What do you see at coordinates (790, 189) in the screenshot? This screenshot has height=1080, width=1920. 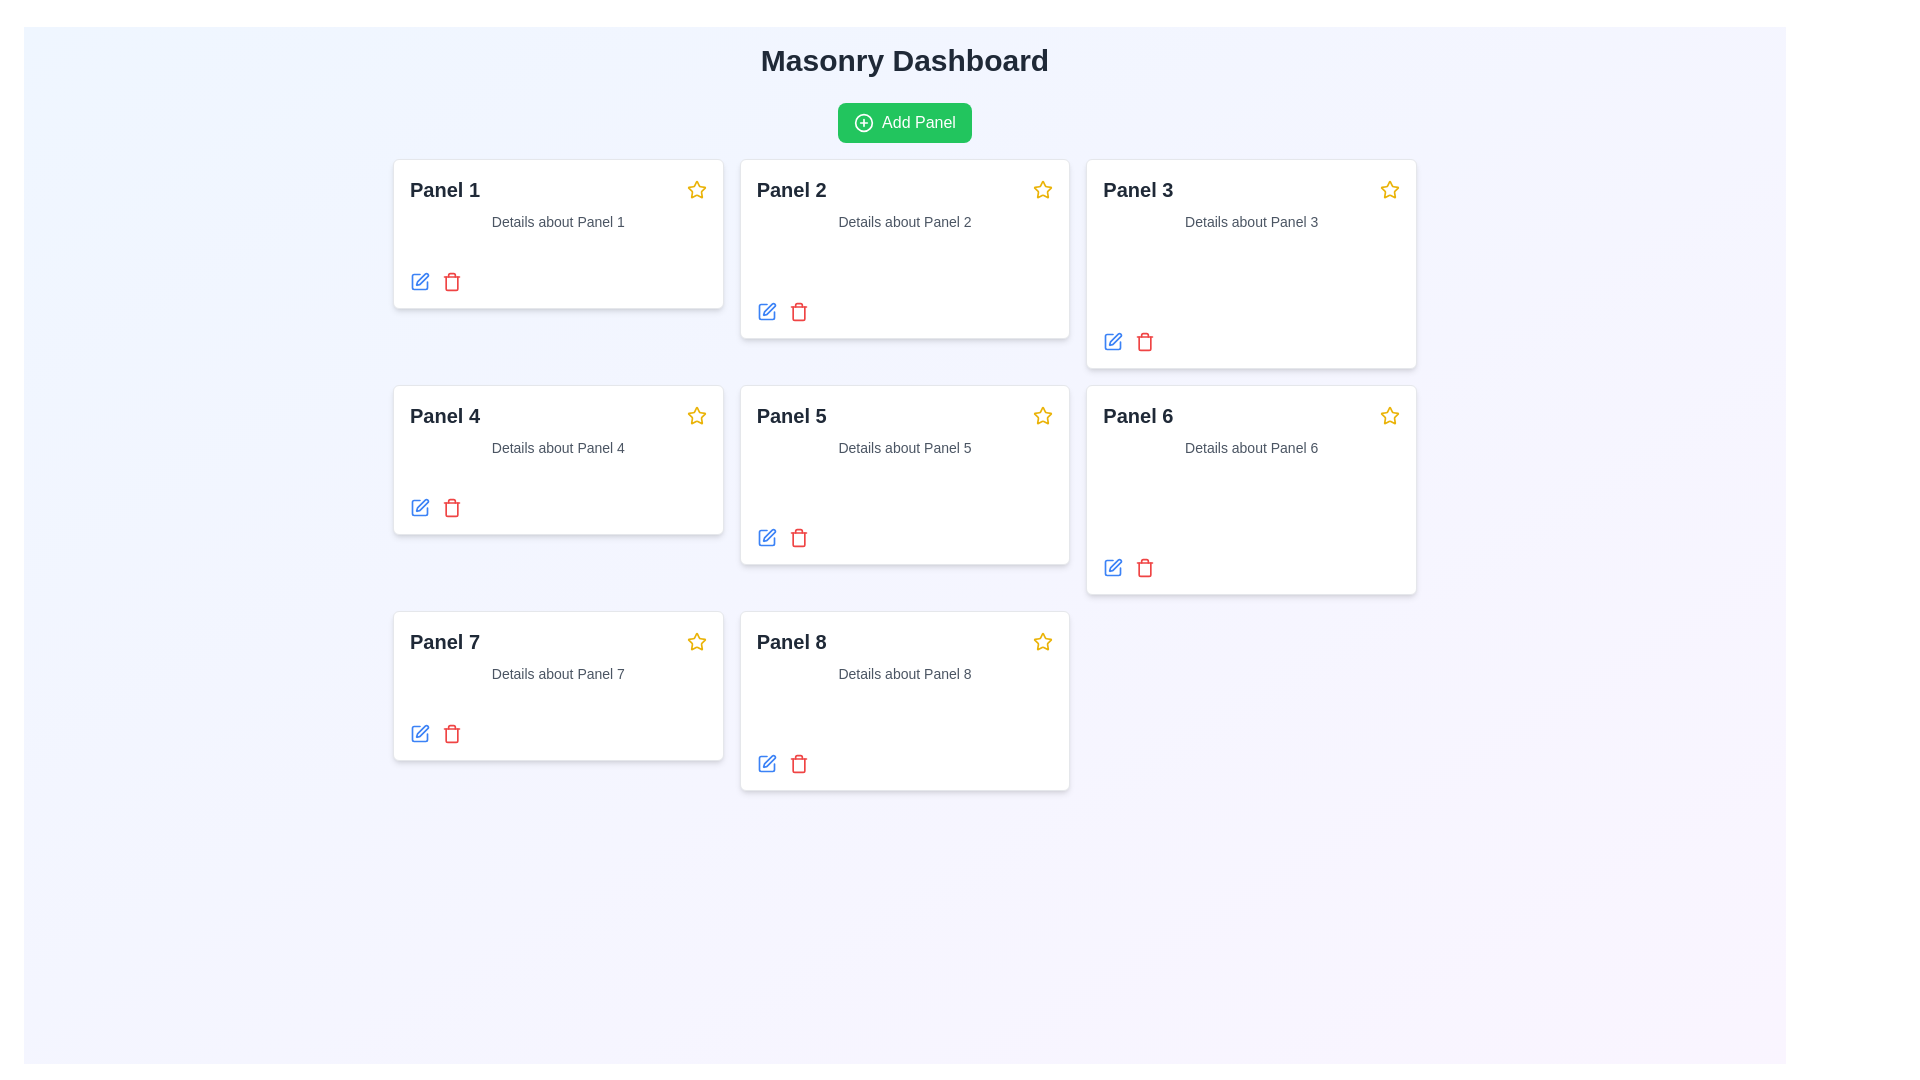 I see `text from the label that says 'Panel 2', which is styled in bold, large font and located in the top-left section of the second panel in a grid layout` at bounding box center [790, 189].